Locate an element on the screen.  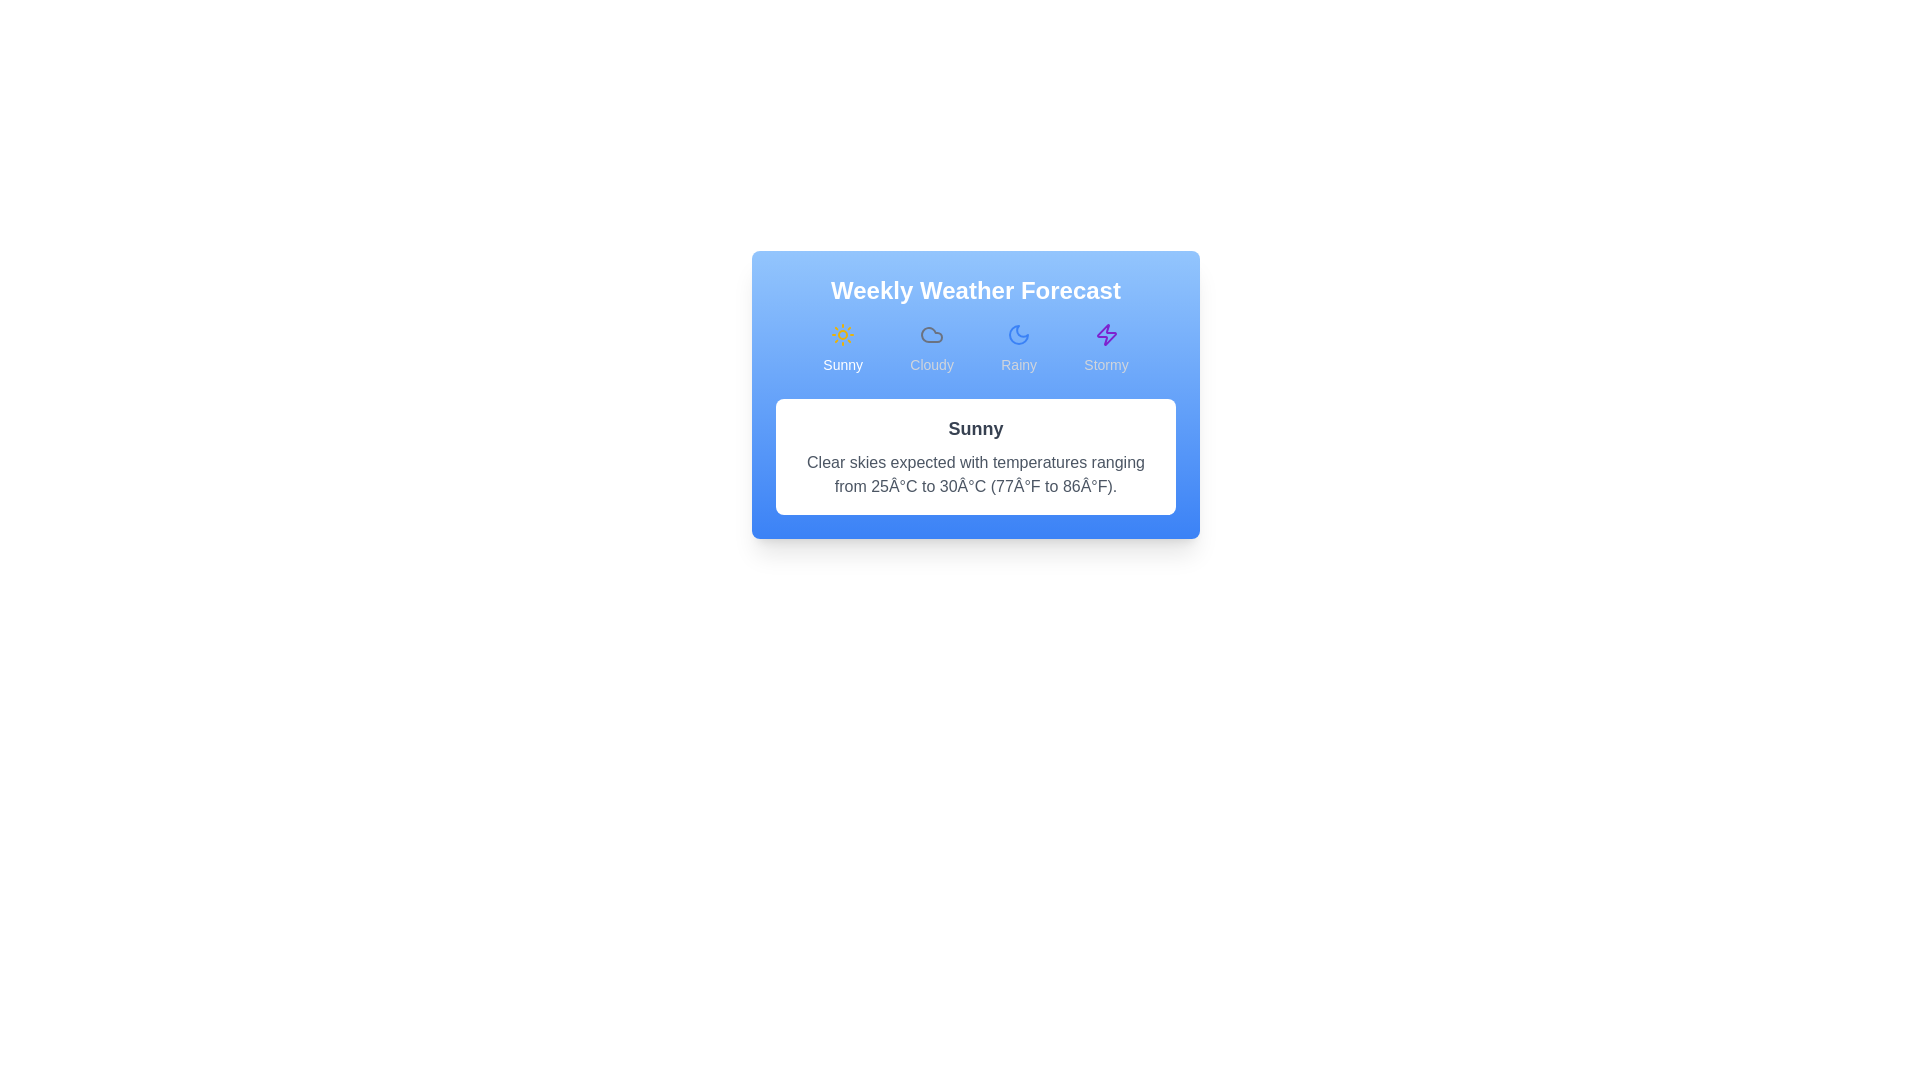
the Stormy forecast tab by clicking on its button is located at coordinates (1105, 347).